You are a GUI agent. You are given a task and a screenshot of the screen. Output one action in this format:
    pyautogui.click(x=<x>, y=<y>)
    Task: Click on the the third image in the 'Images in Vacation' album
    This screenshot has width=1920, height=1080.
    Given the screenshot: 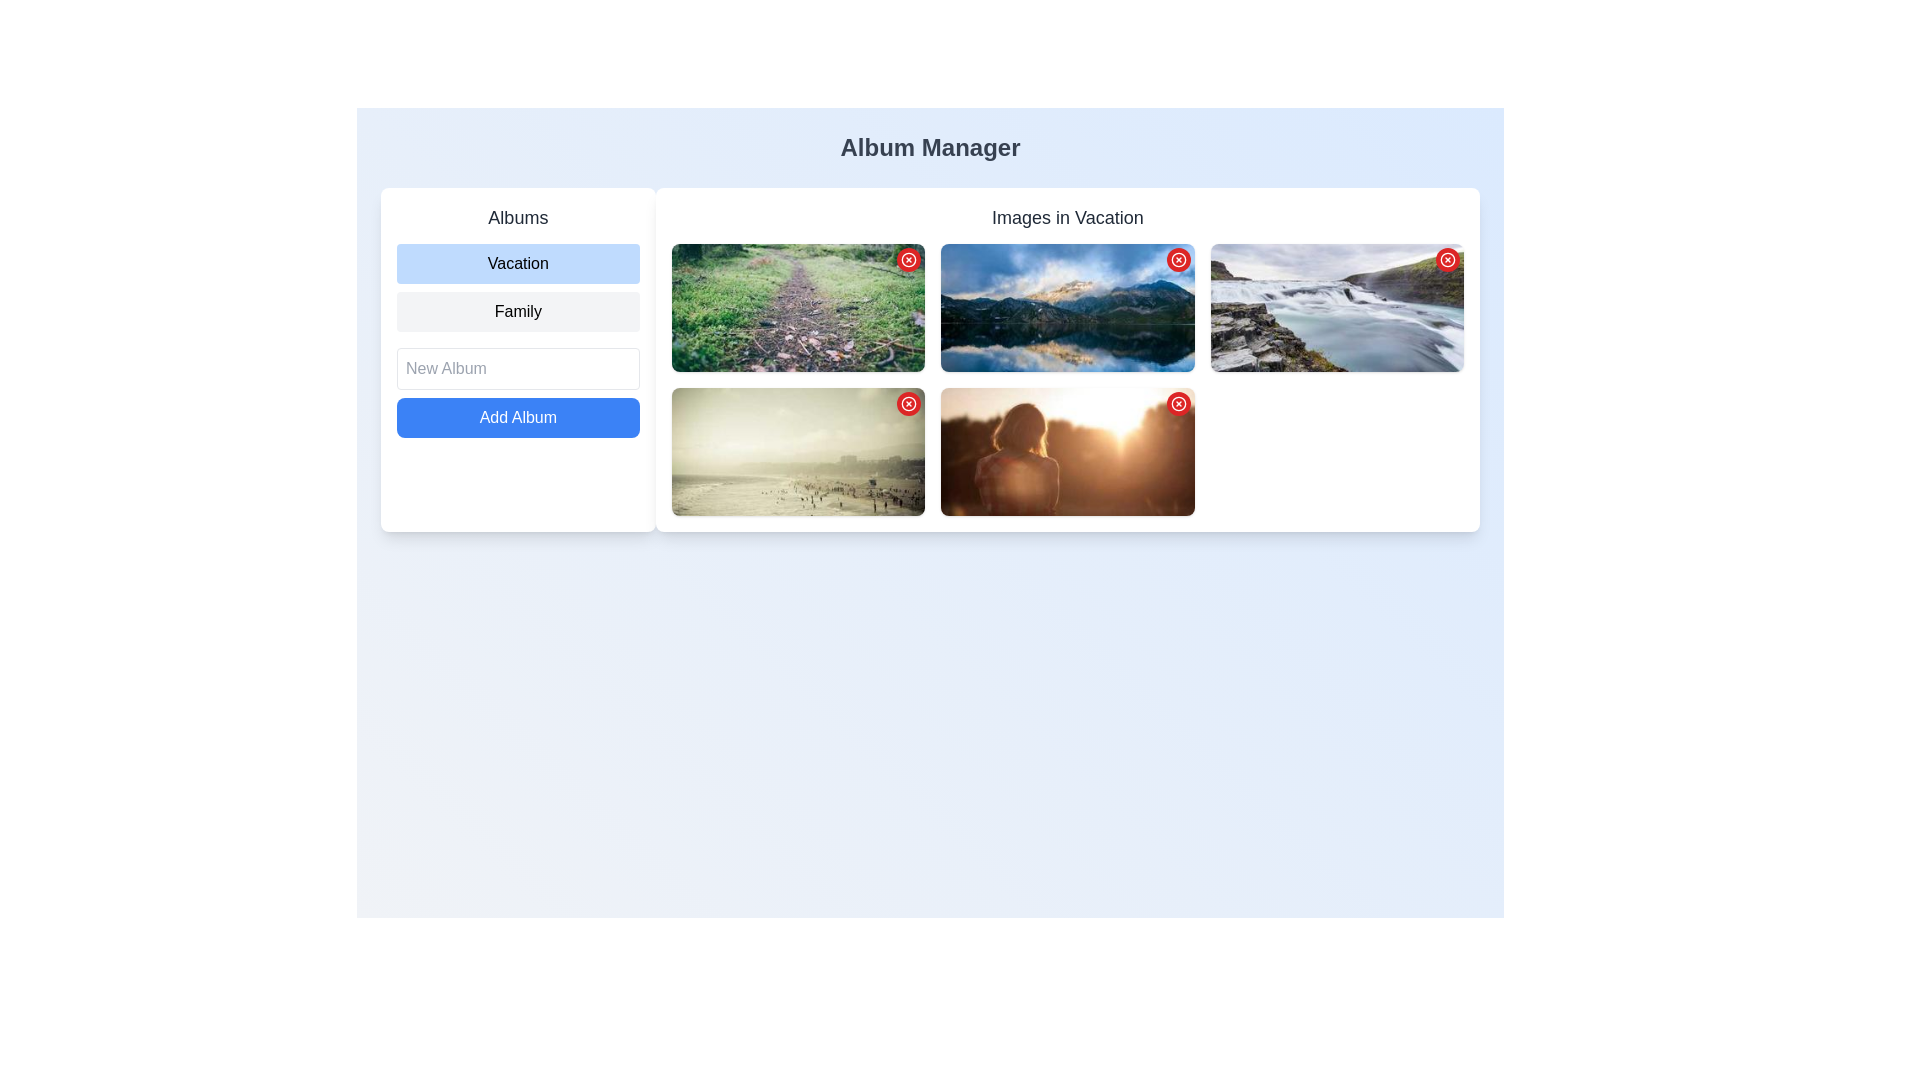 What is the action you would take?
    pyautogui.click(x=797, y=451)
    